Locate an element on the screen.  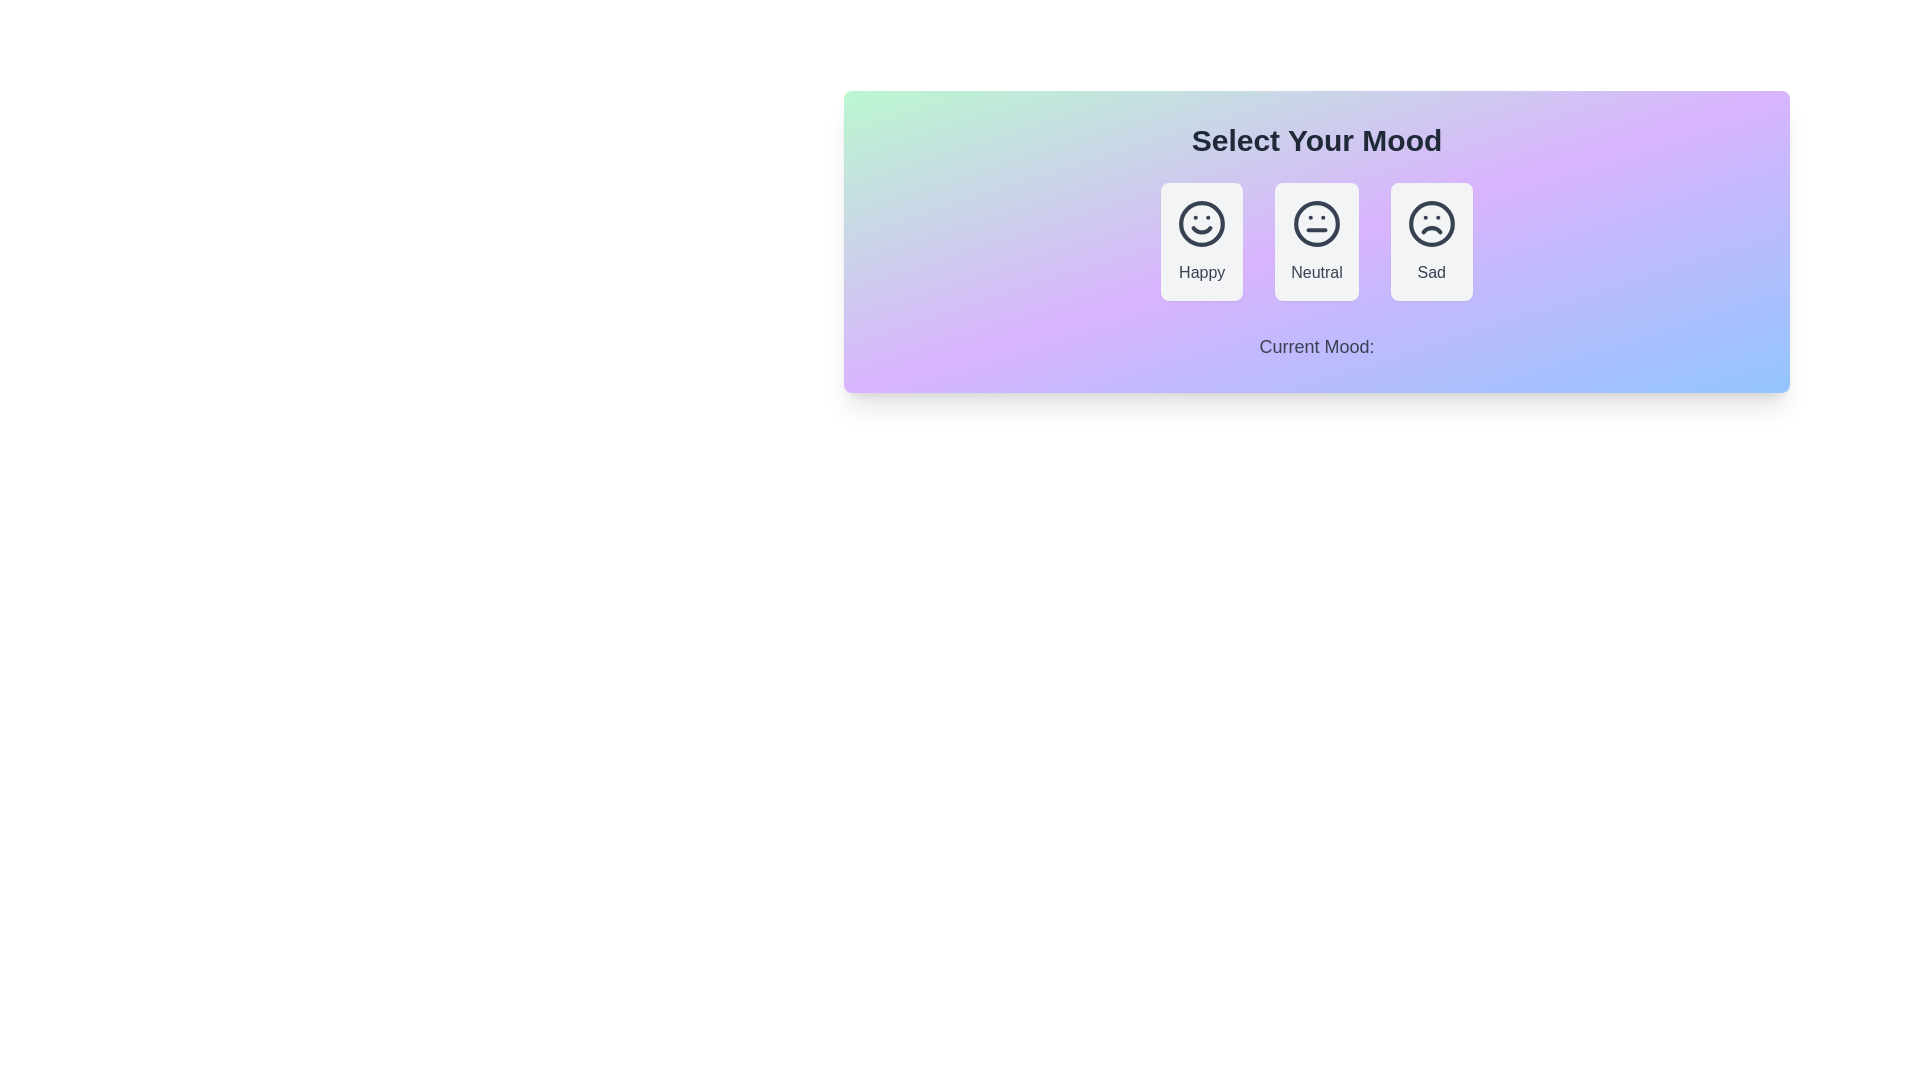
the Sad button to observe its hover effects is located at coordinates (1430, 241).